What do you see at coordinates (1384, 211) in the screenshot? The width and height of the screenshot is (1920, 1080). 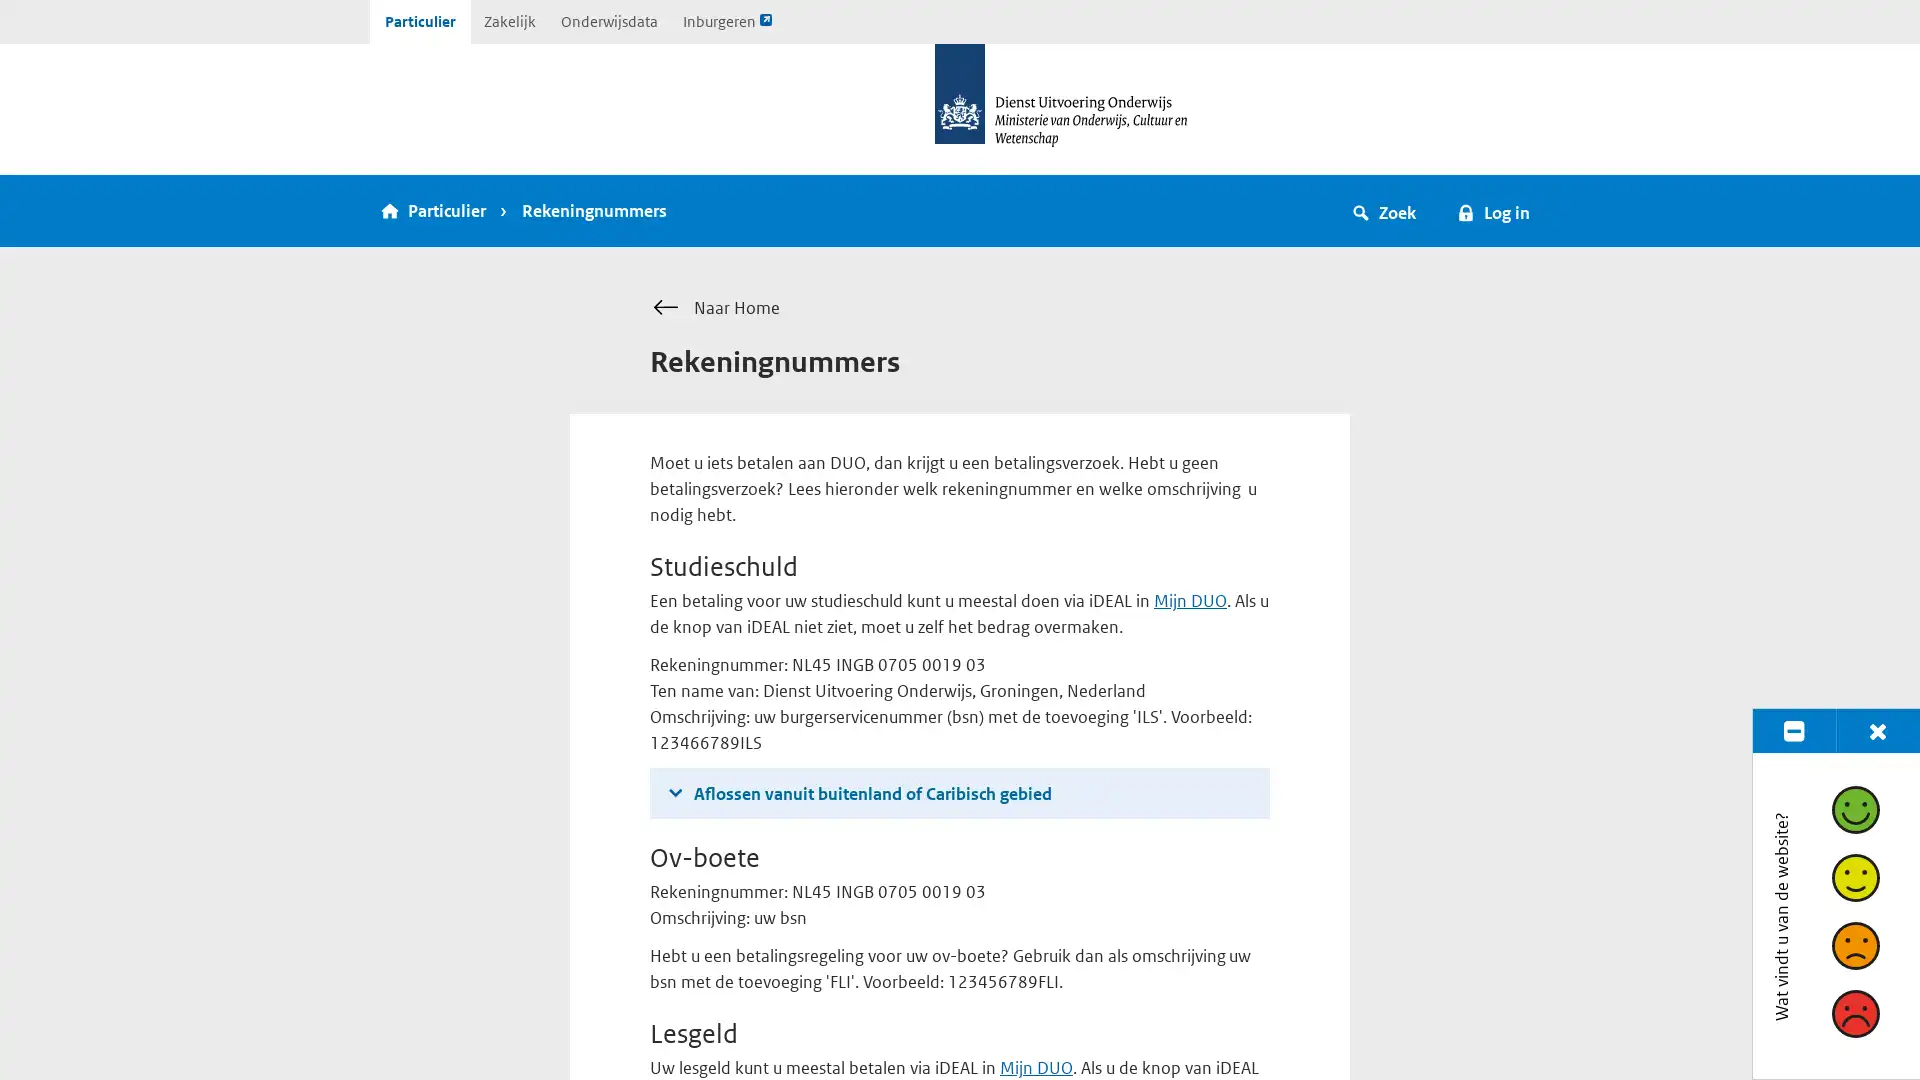 I see `Zoek` at bounding box center [1384, 211].